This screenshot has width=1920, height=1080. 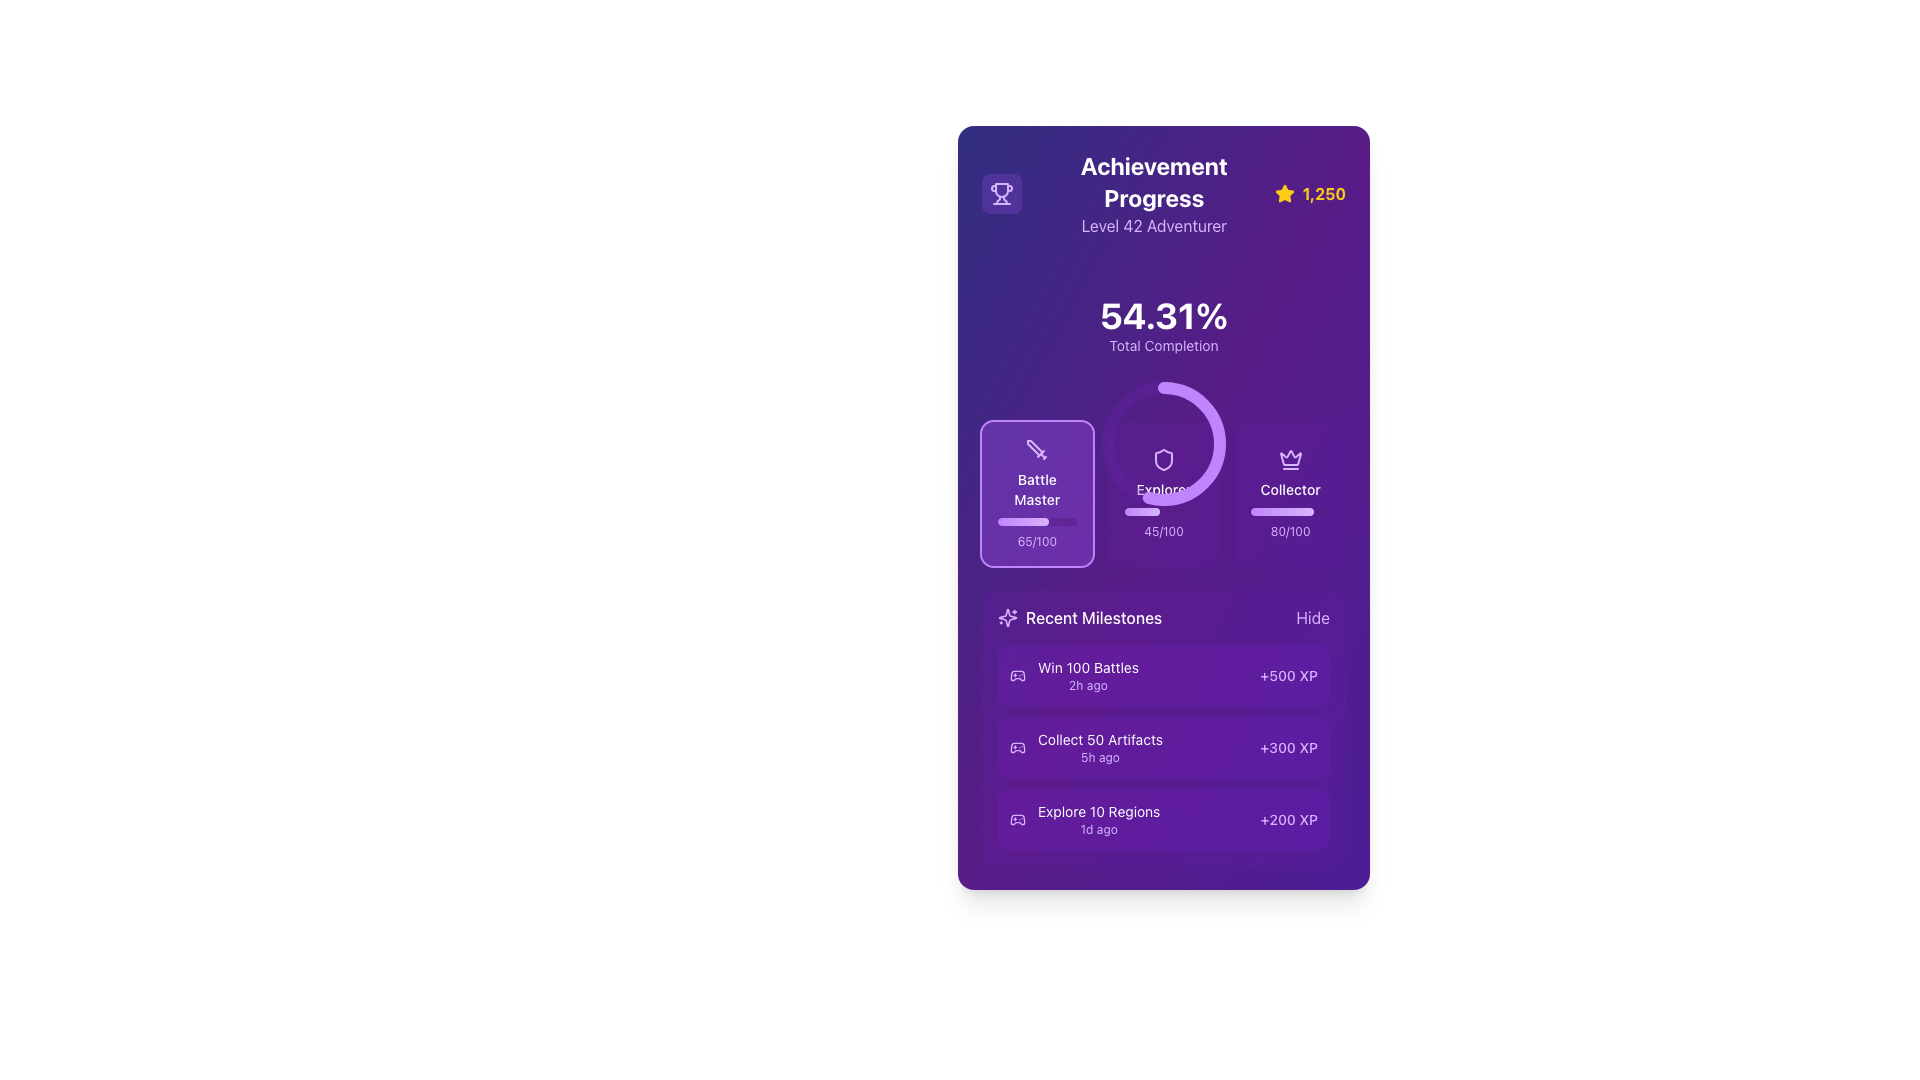 What do you see at coordinates (1017, 675) in the screenshot?
I see `the small purple-colored gamepad icon located next to the text 'Win 100 Battles' in the 'Recent Milestones' section` at bounding box center [1017, 675].